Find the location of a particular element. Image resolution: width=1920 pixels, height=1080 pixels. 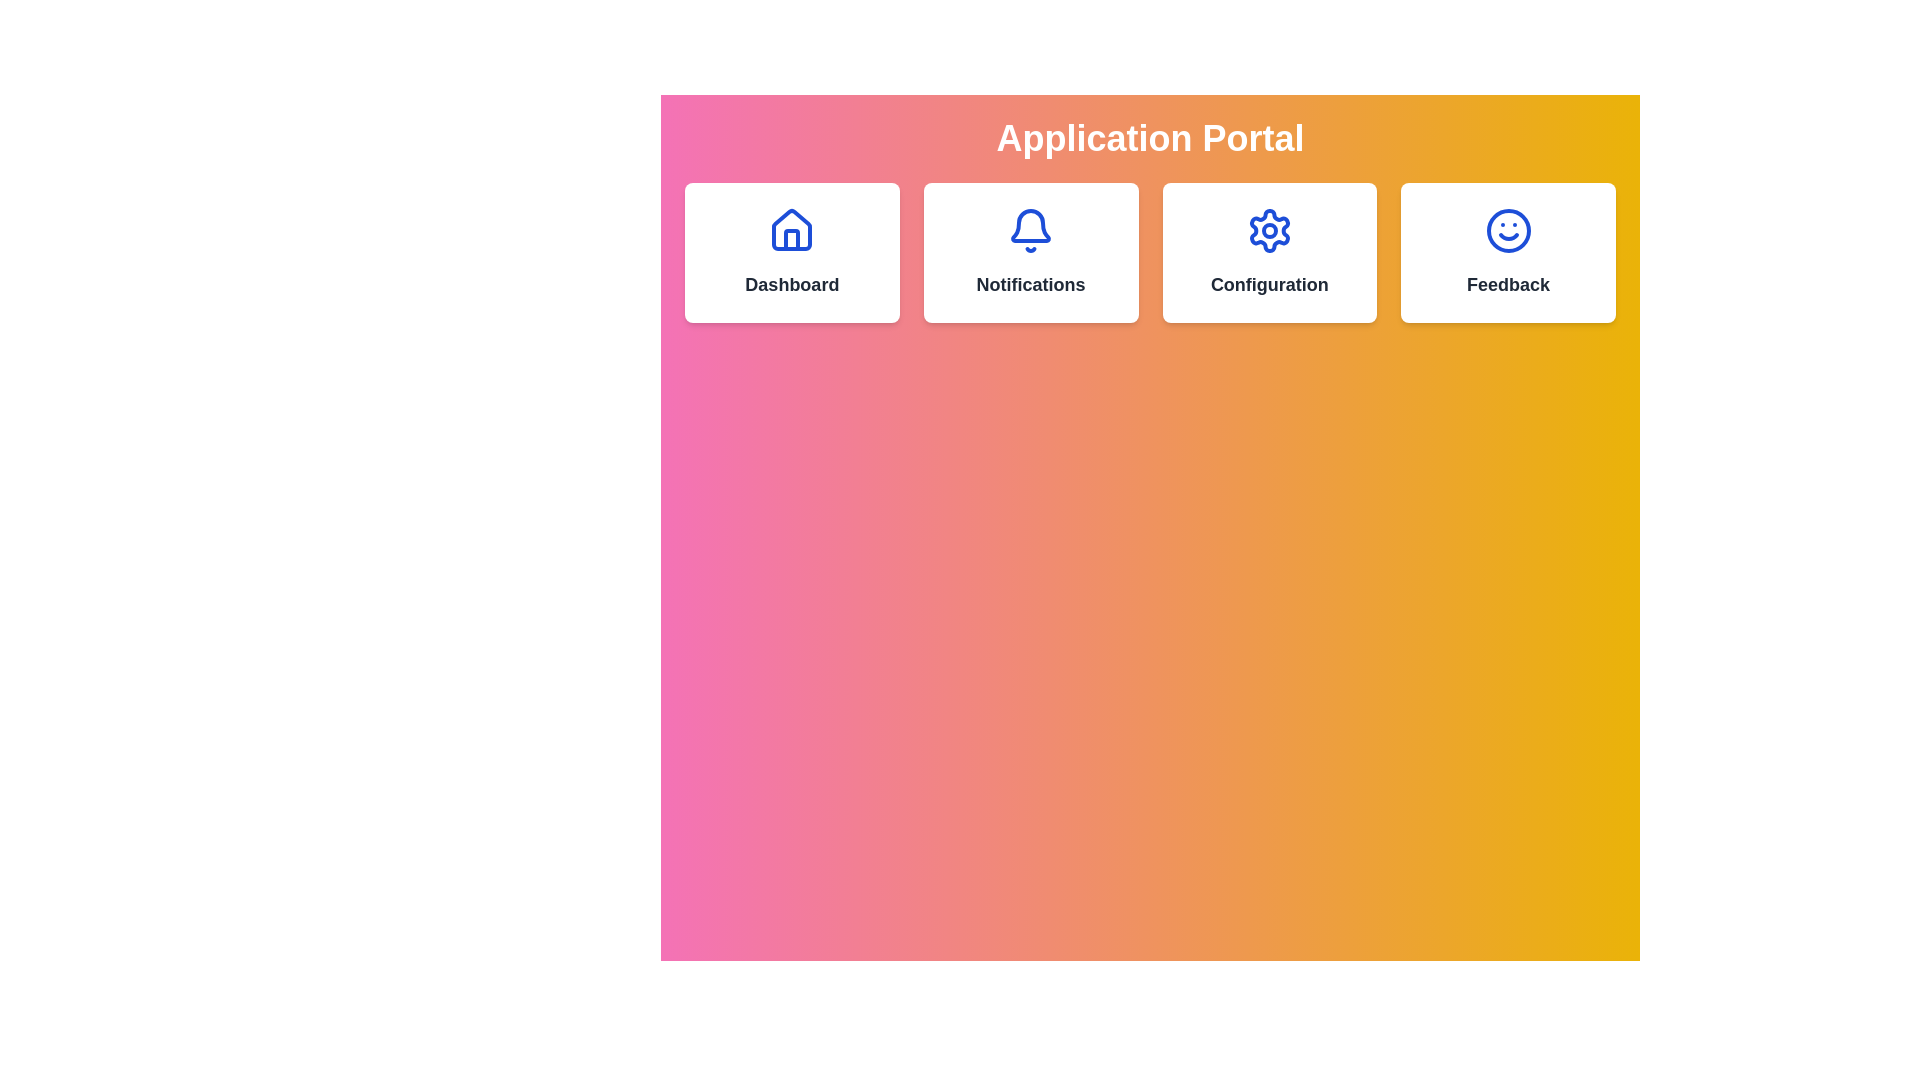

the gear-shaped icon within the 'Configuration' button, which is the third option from the left in a row of four buttons, located below the 'Application Portal' heading is located at coordinates (1268, 230).